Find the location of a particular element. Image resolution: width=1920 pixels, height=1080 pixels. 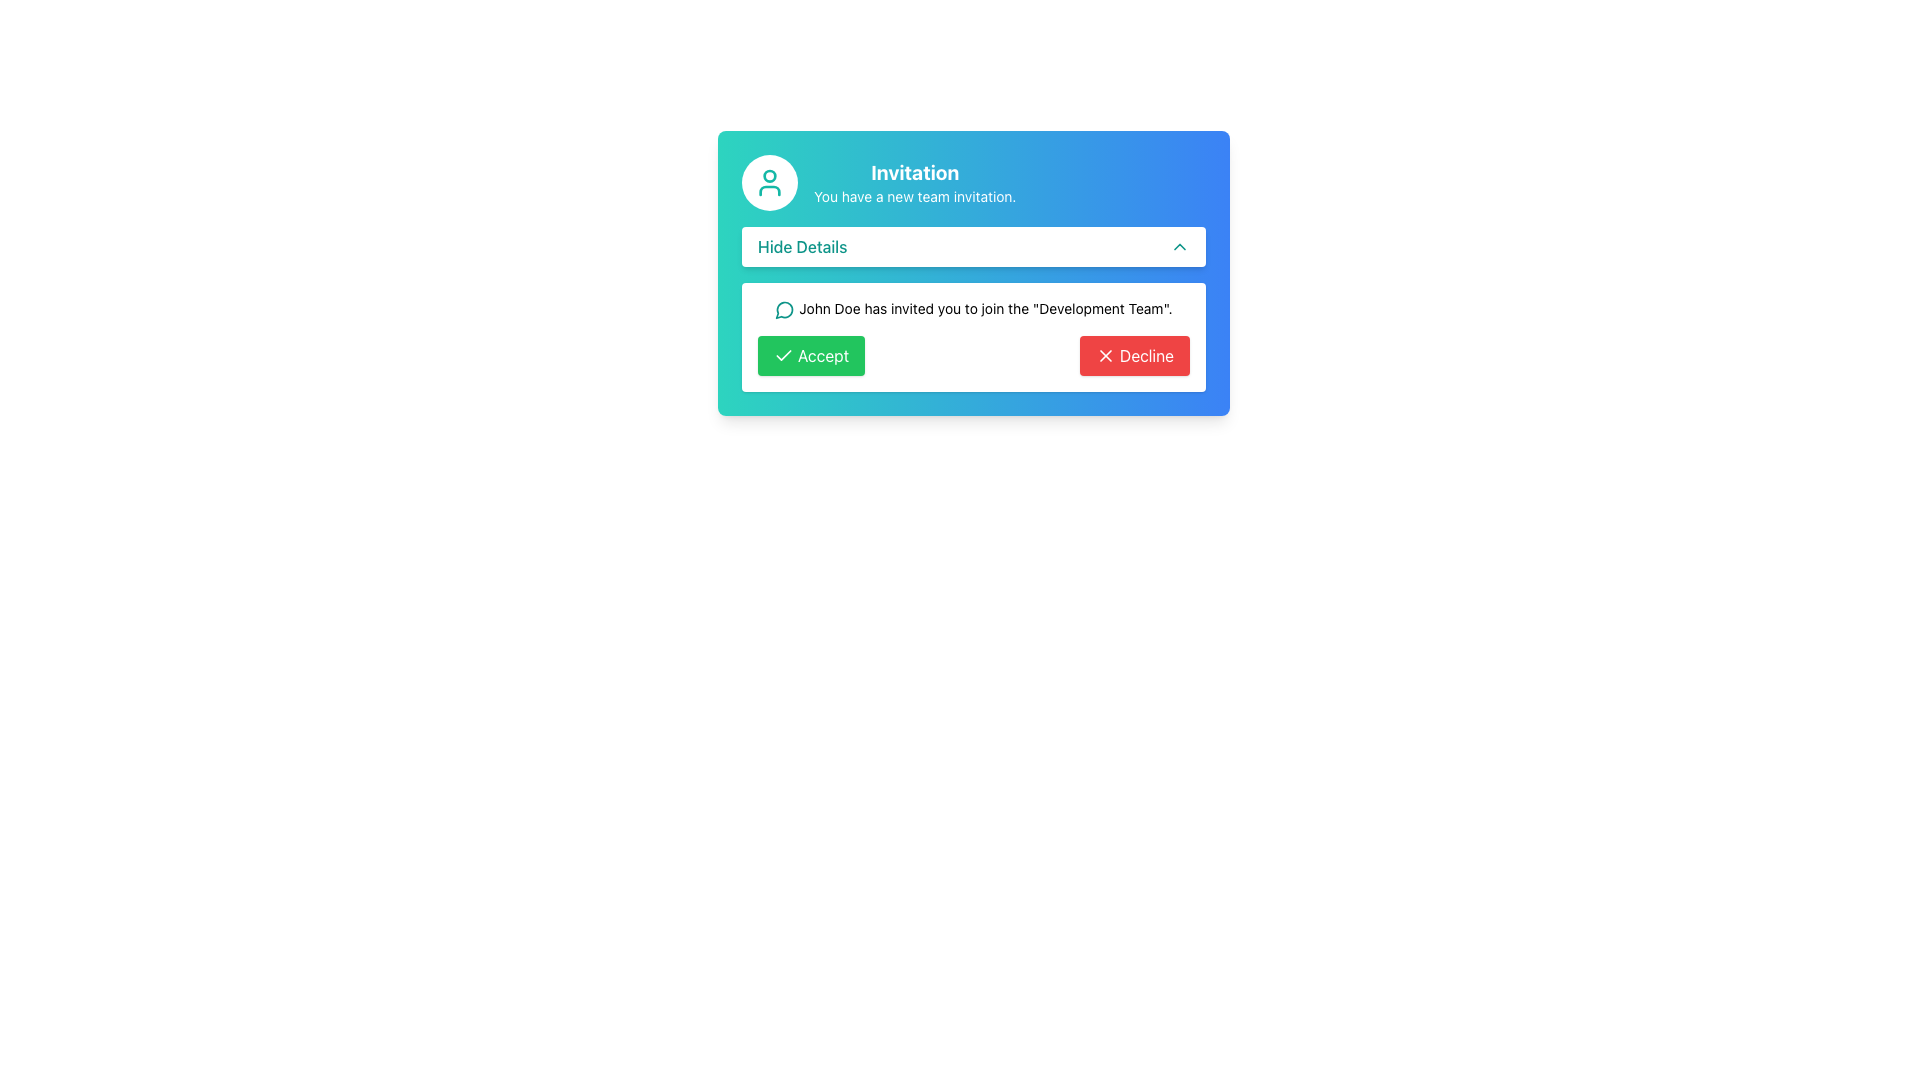

the approval icon located inside the green Accept button in the lower section of the dialog box, positioned towards the left side is located at coordinates (782, 353).